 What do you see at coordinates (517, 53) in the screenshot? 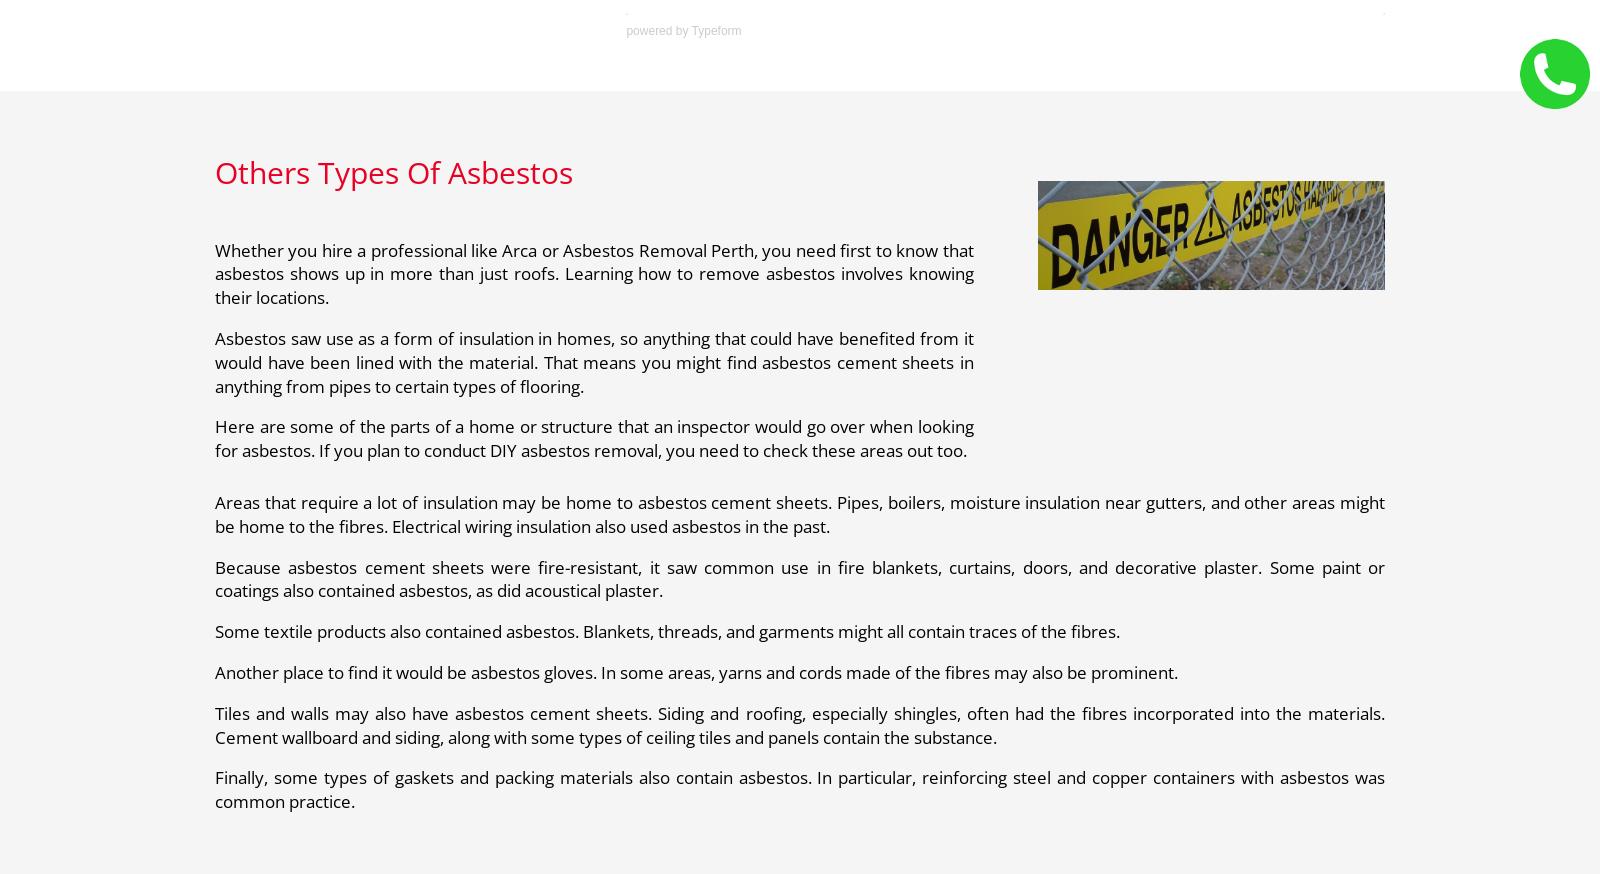
I see `'DIY Safety Precautions'` at bounding box center [517, 53].